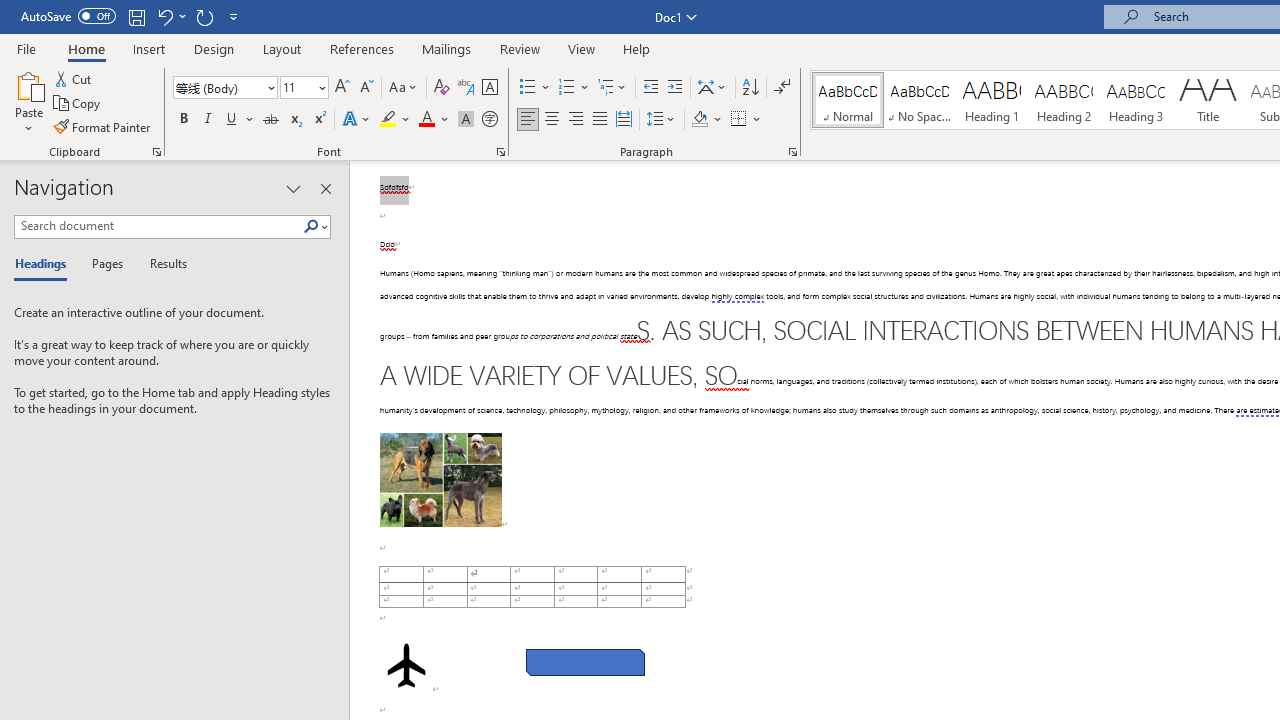  Describe the element at coordinates (581, 48) in the screenshot. I see `'View'` at that location.